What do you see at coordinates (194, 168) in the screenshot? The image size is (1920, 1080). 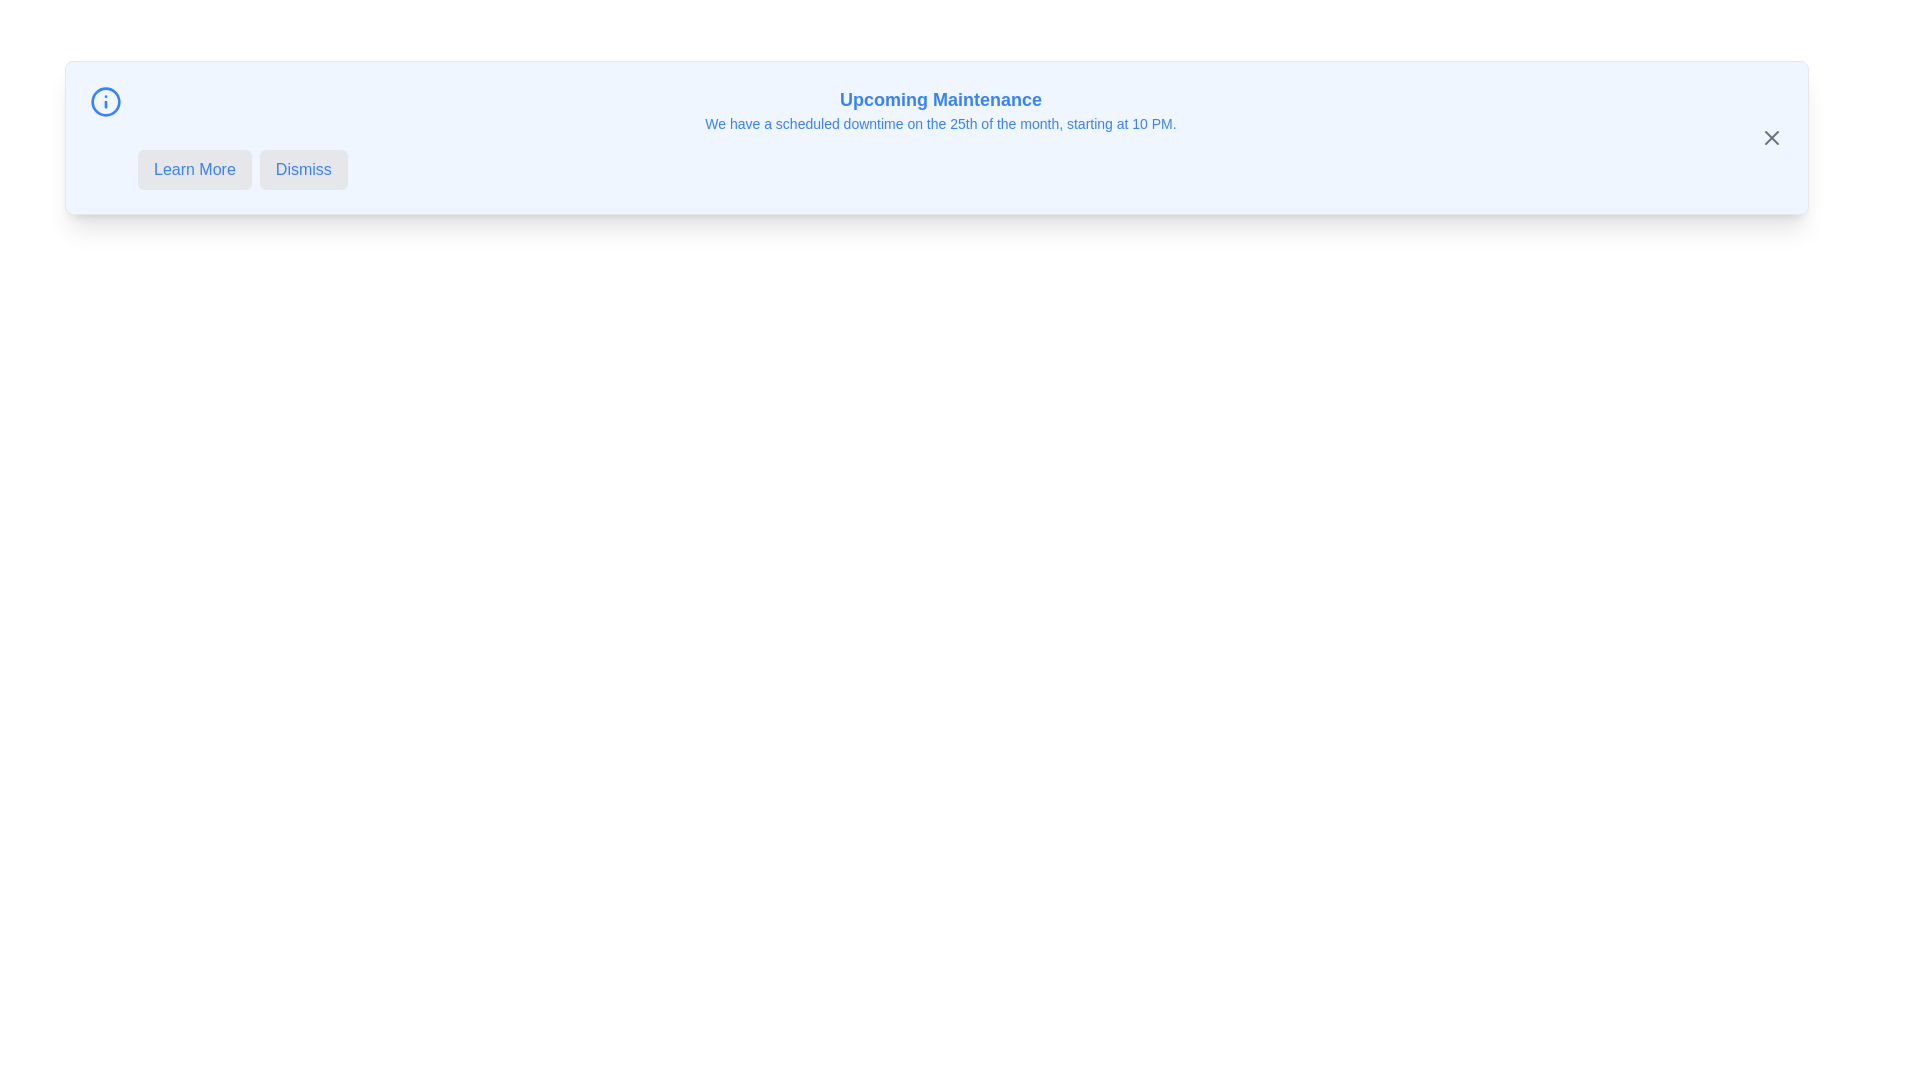 I see `the 'Learn More' button, which is a rectangular button with rounded edges, light gray background, and blue text, positioned below a blue informational banner` at bounding box center [194, 168].